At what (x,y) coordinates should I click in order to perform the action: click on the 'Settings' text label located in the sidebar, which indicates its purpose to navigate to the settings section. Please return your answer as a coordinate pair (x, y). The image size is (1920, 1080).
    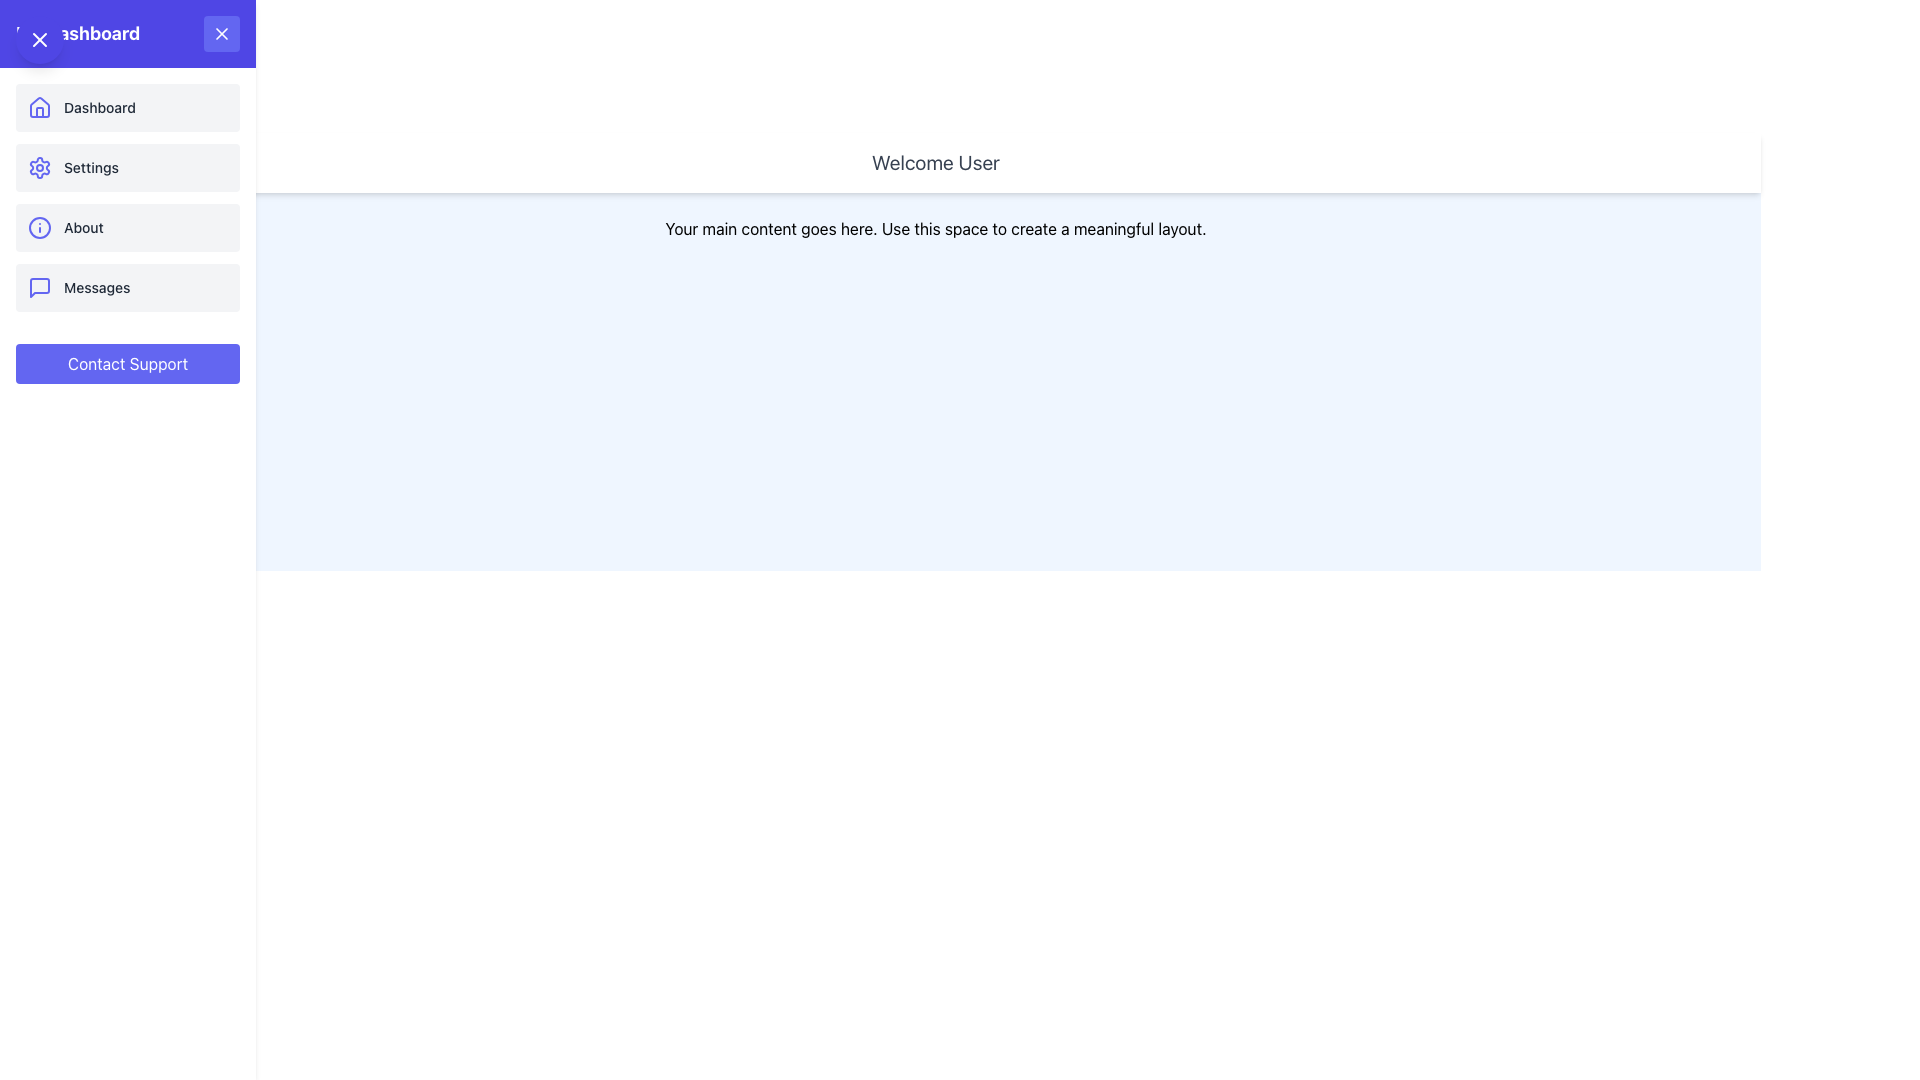
    Looking at the image, I should click on (90, 167).